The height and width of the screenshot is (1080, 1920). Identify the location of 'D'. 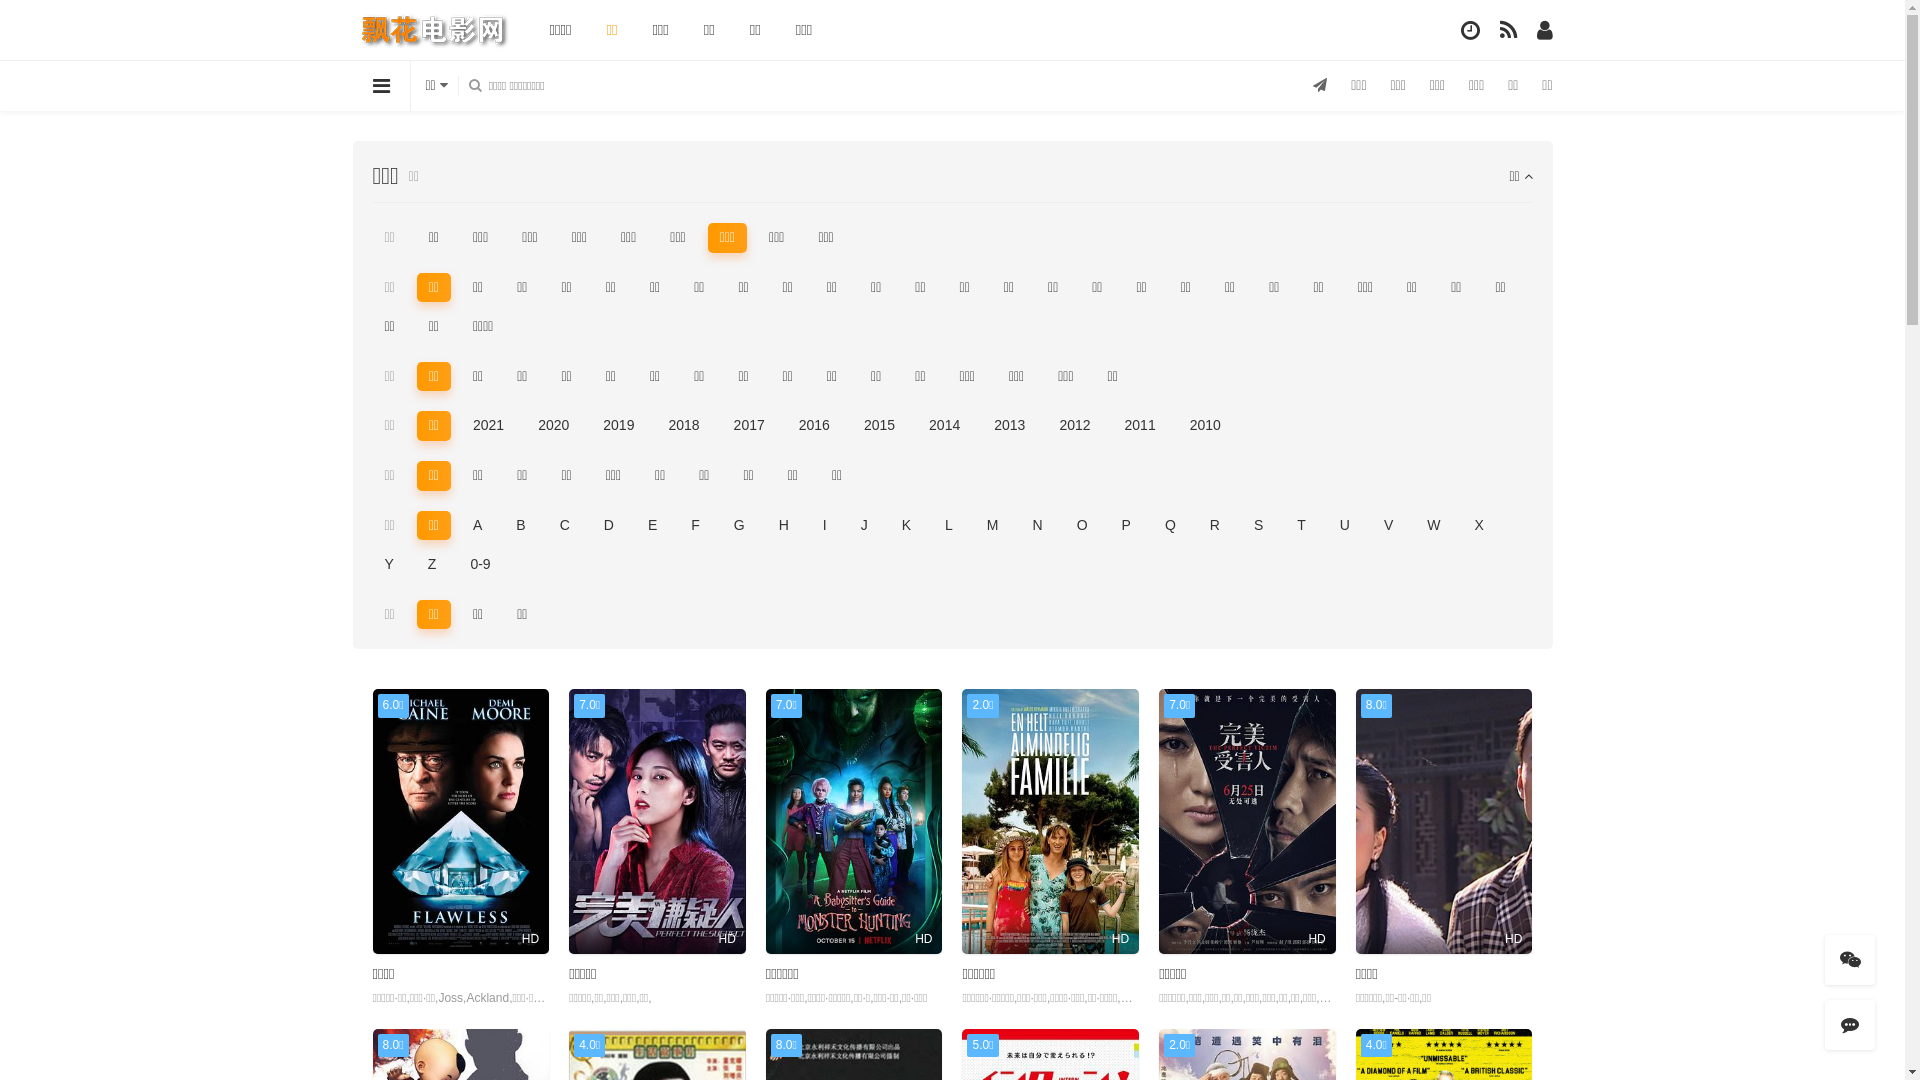
(590, 524).